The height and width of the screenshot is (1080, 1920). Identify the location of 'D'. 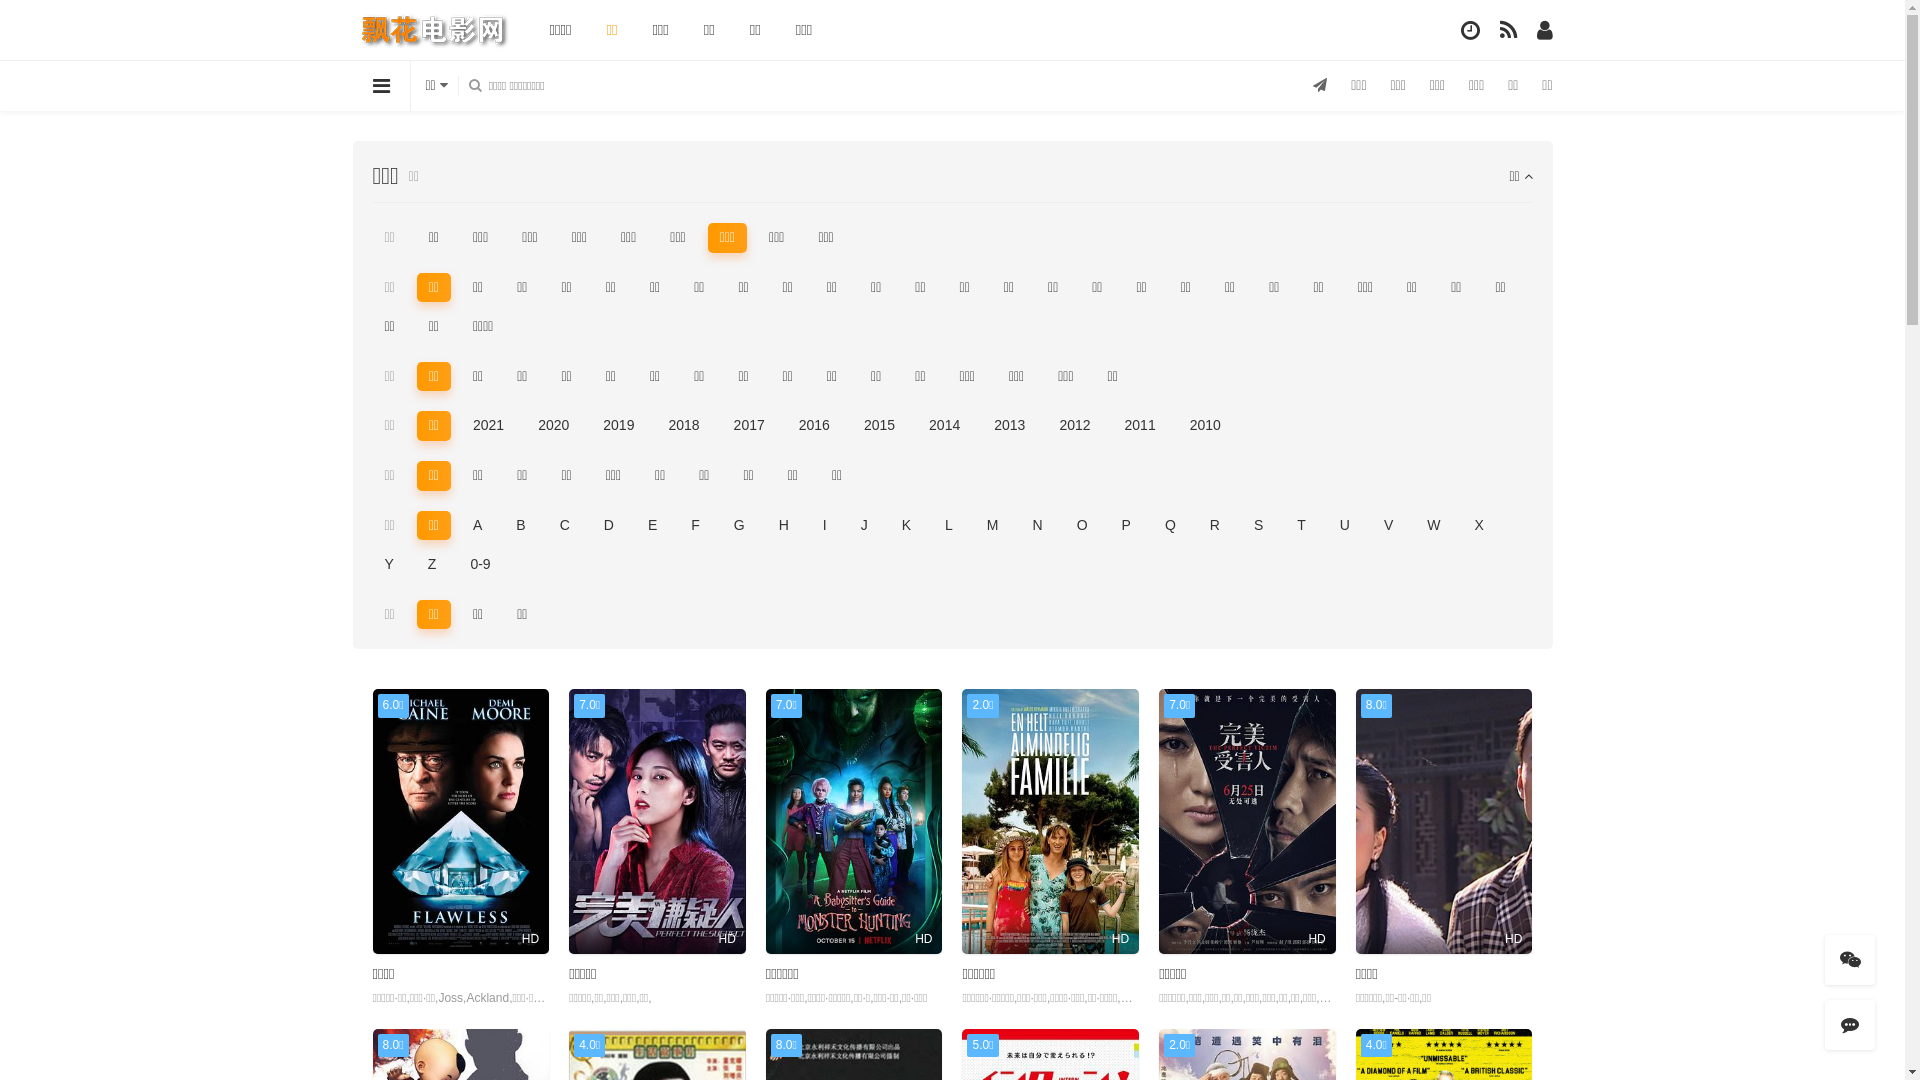
(590, 524).